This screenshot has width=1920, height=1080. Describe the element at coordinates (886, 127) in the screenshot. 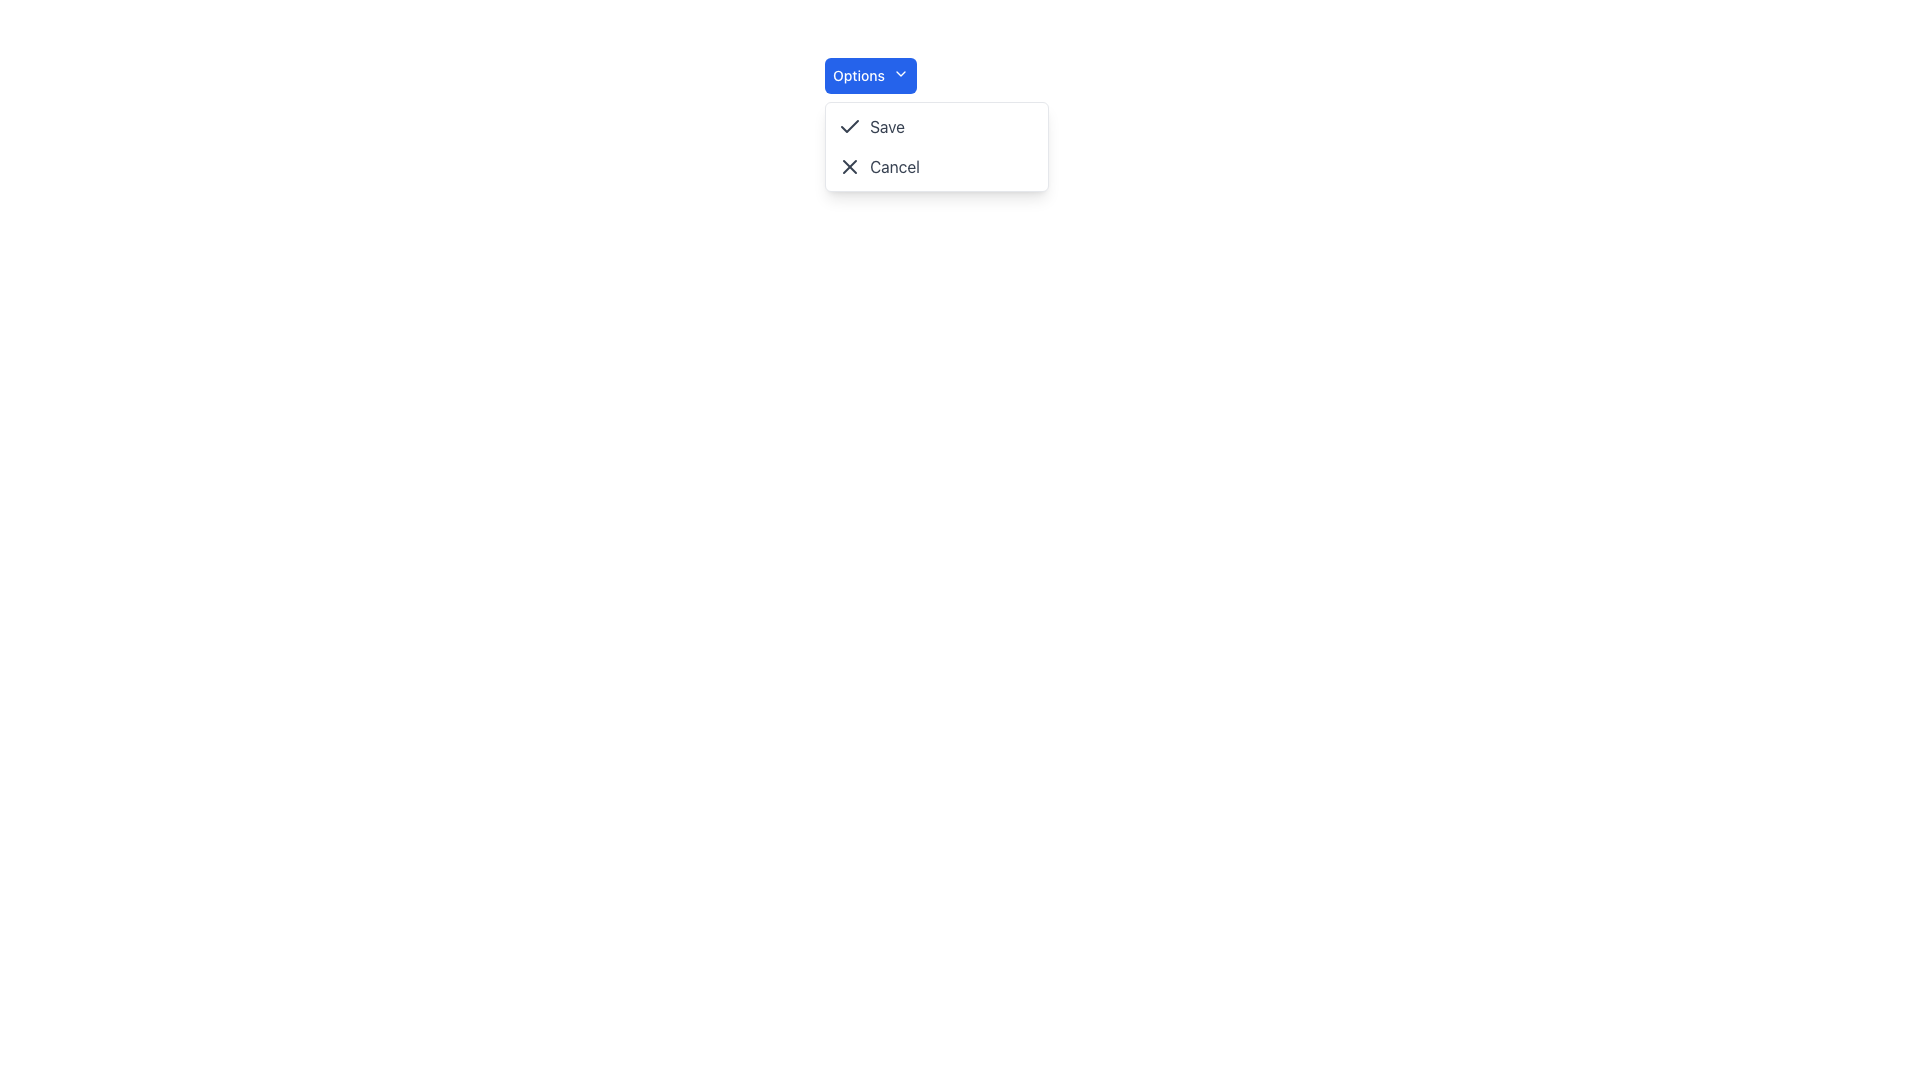

I see `the 'Save' text label displayed in dark grey within the second item of a vertical list menu` at that location.